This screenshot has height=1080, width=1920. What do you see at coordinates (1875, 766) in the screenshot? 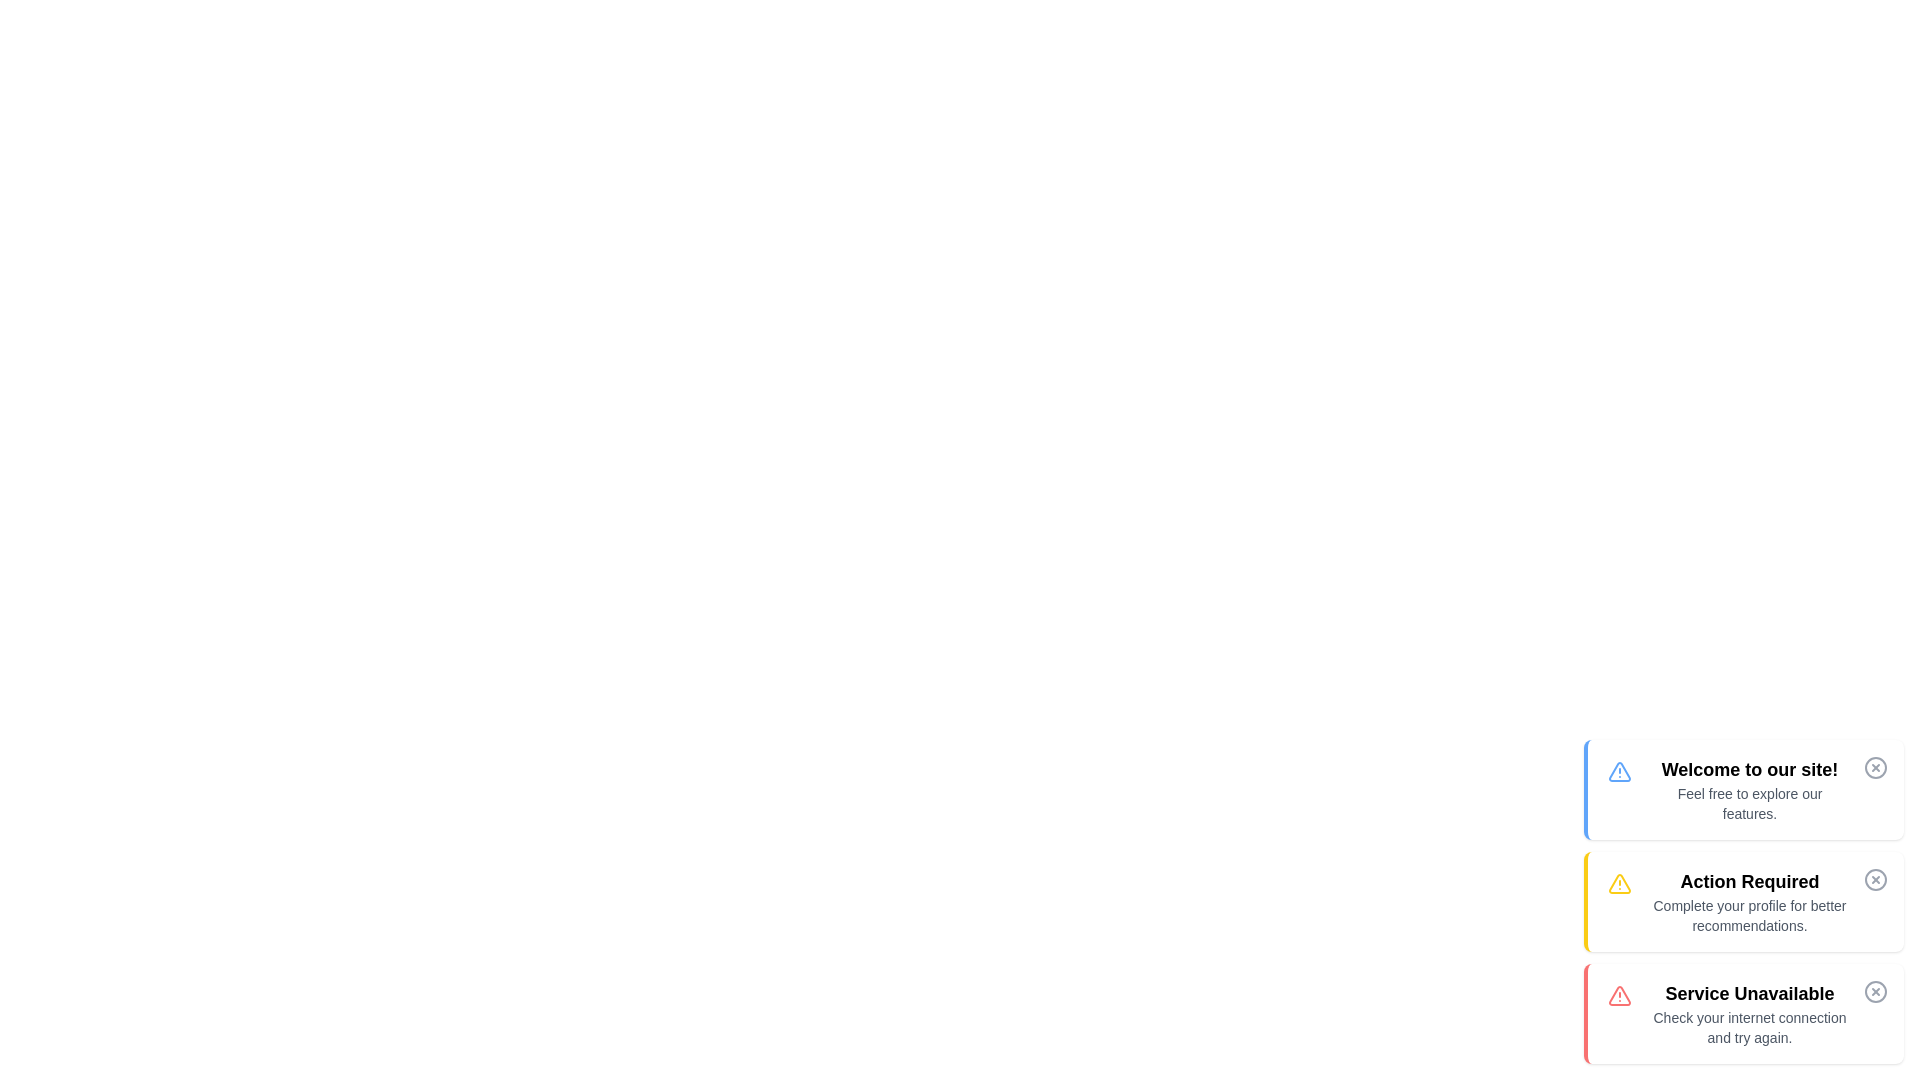
I see `the circular SVG graphic component located in the top-right corner of the 'Welcome to our site!' card, which symbolizes a close or cancel action` at bounding box center [1875, 766].